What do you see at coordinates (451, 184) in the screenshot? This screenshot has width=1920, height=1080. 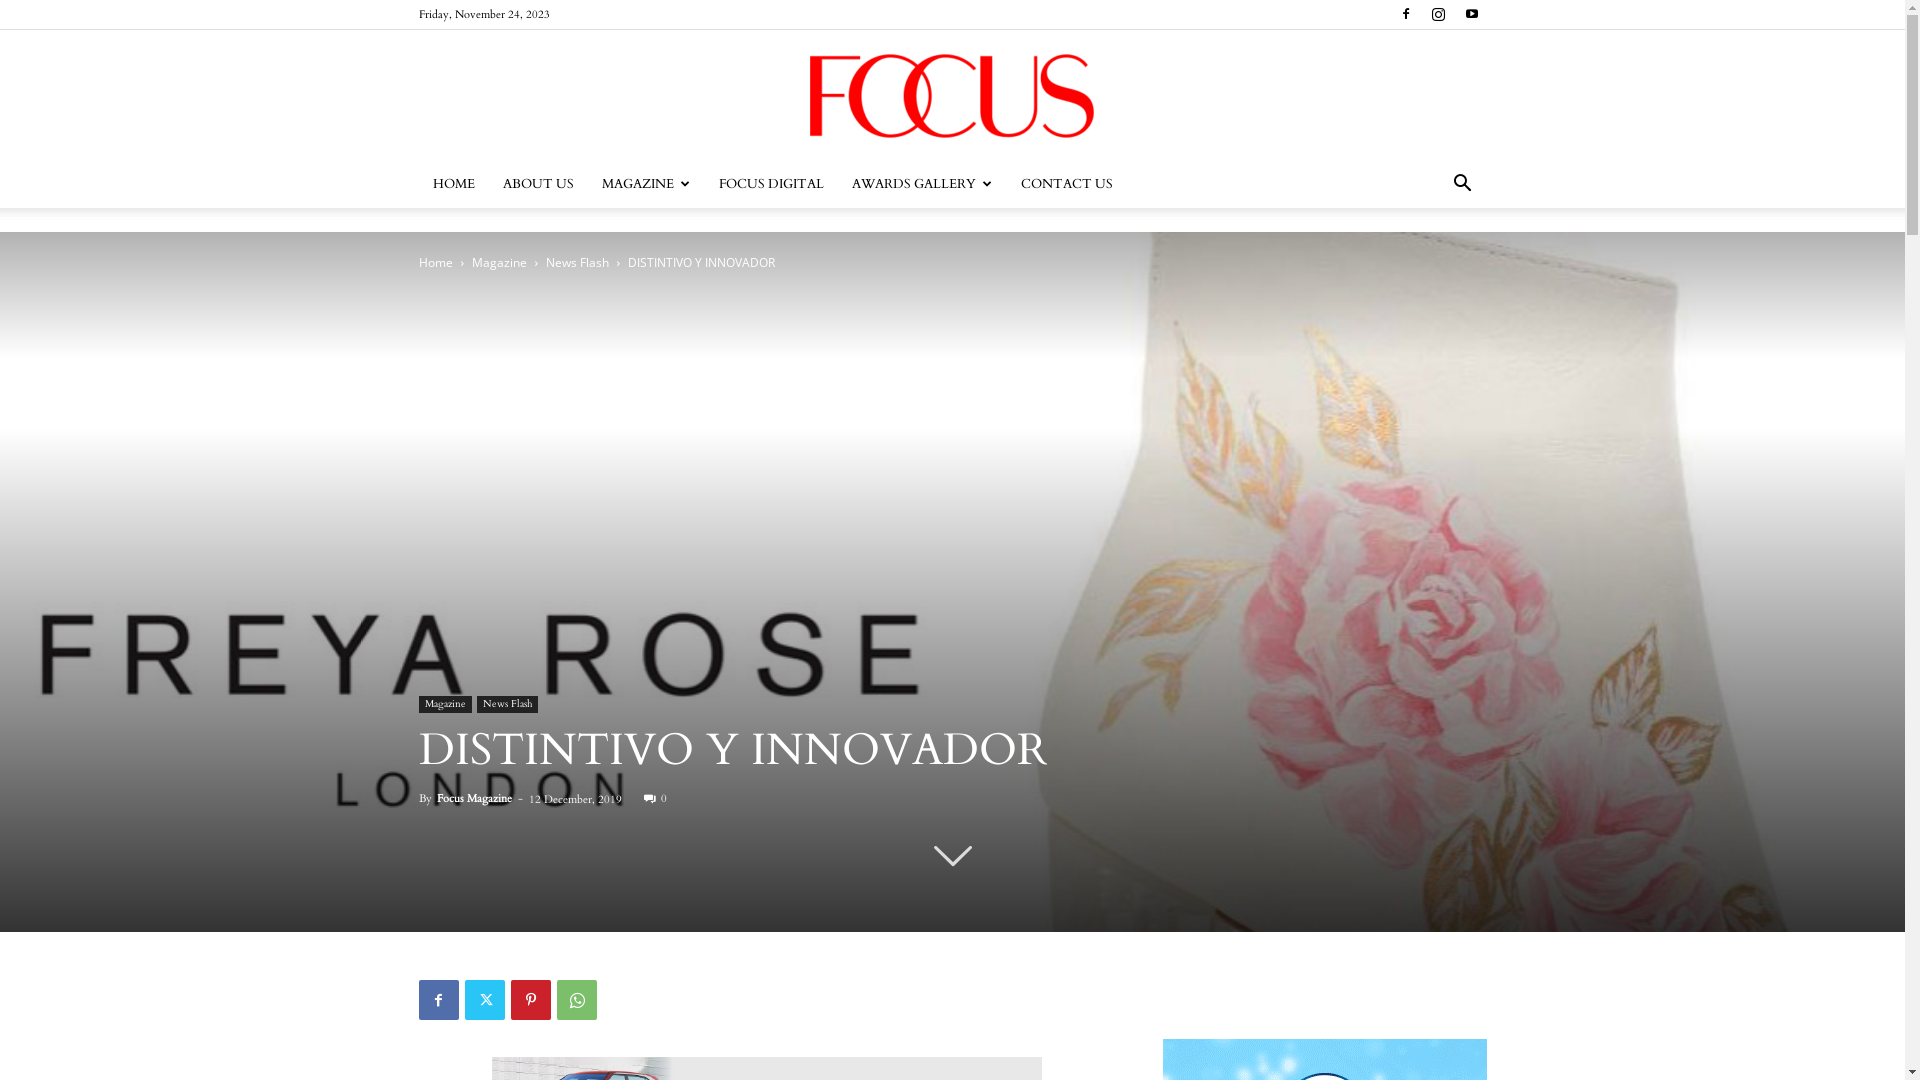 I see `'HOME'` at bounding box center [451, 184].